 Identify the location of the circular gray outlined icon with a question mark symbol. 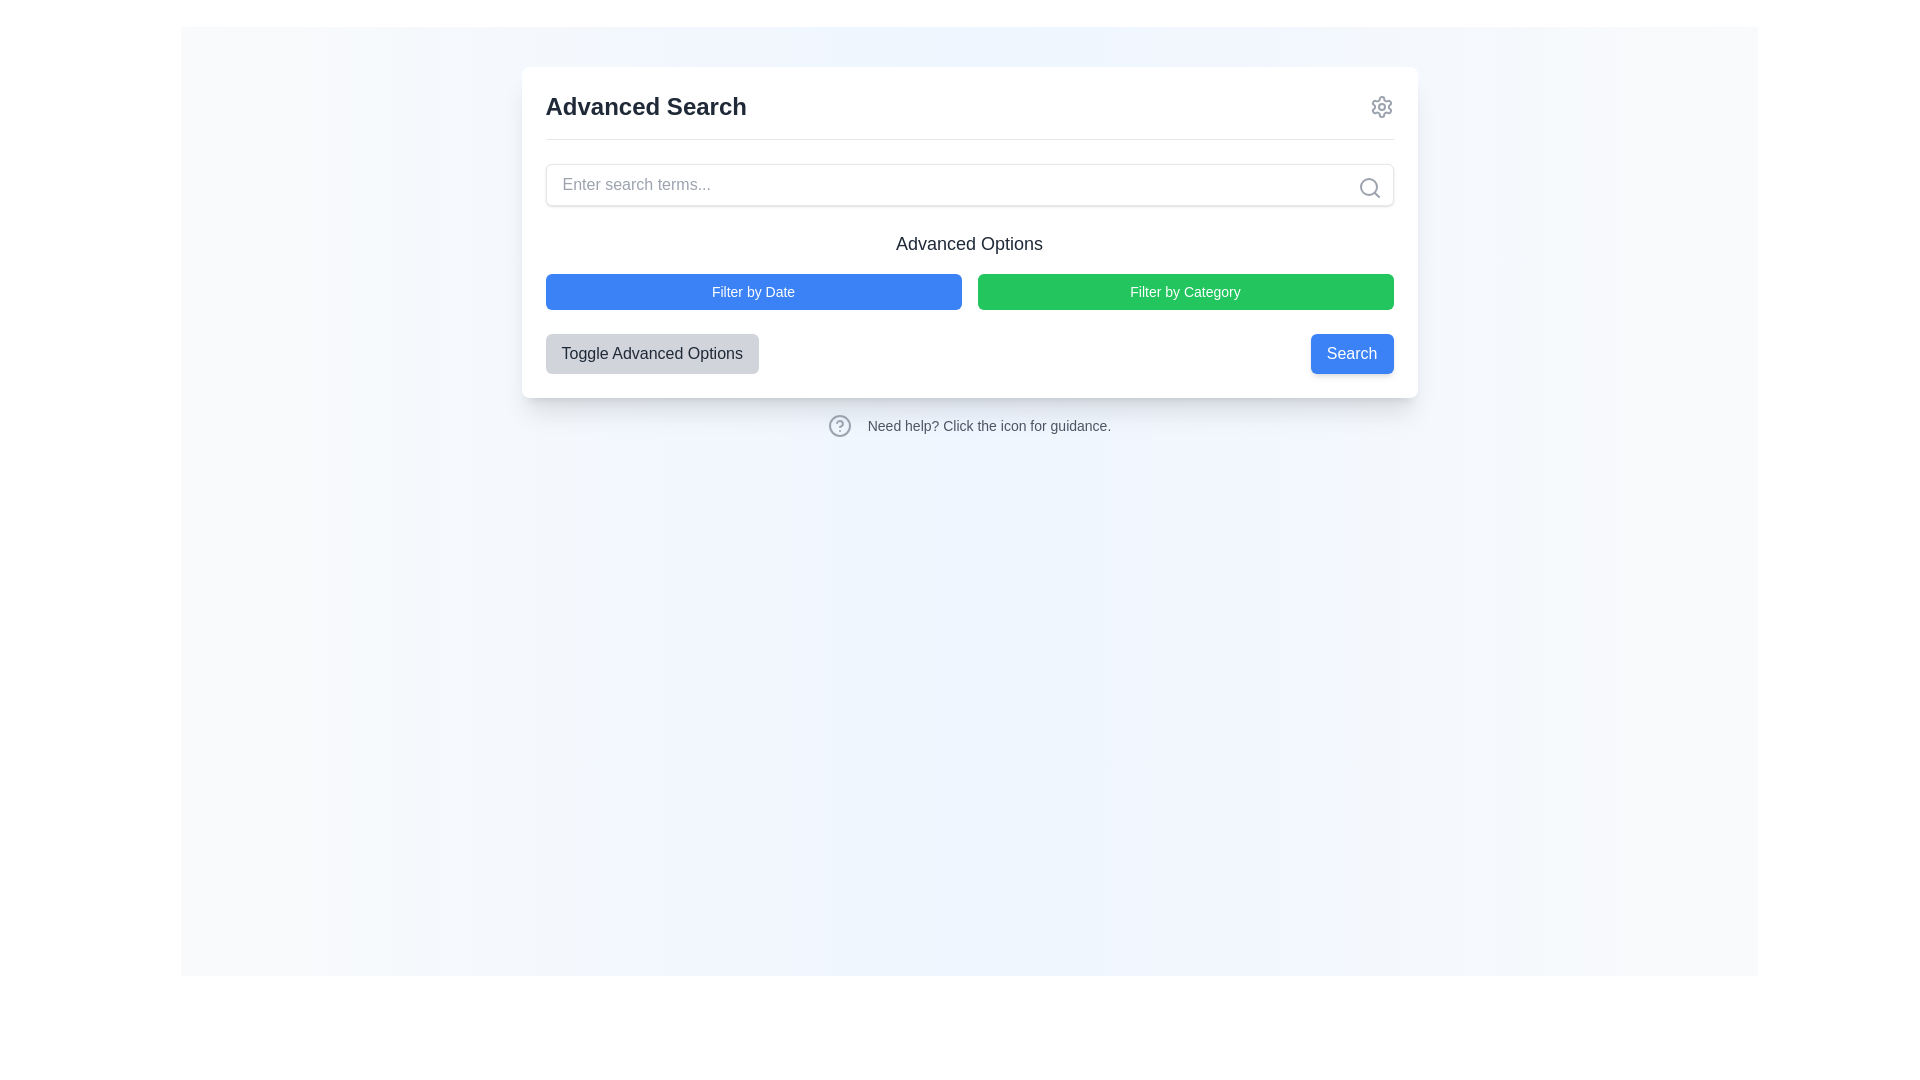
(839, 424).